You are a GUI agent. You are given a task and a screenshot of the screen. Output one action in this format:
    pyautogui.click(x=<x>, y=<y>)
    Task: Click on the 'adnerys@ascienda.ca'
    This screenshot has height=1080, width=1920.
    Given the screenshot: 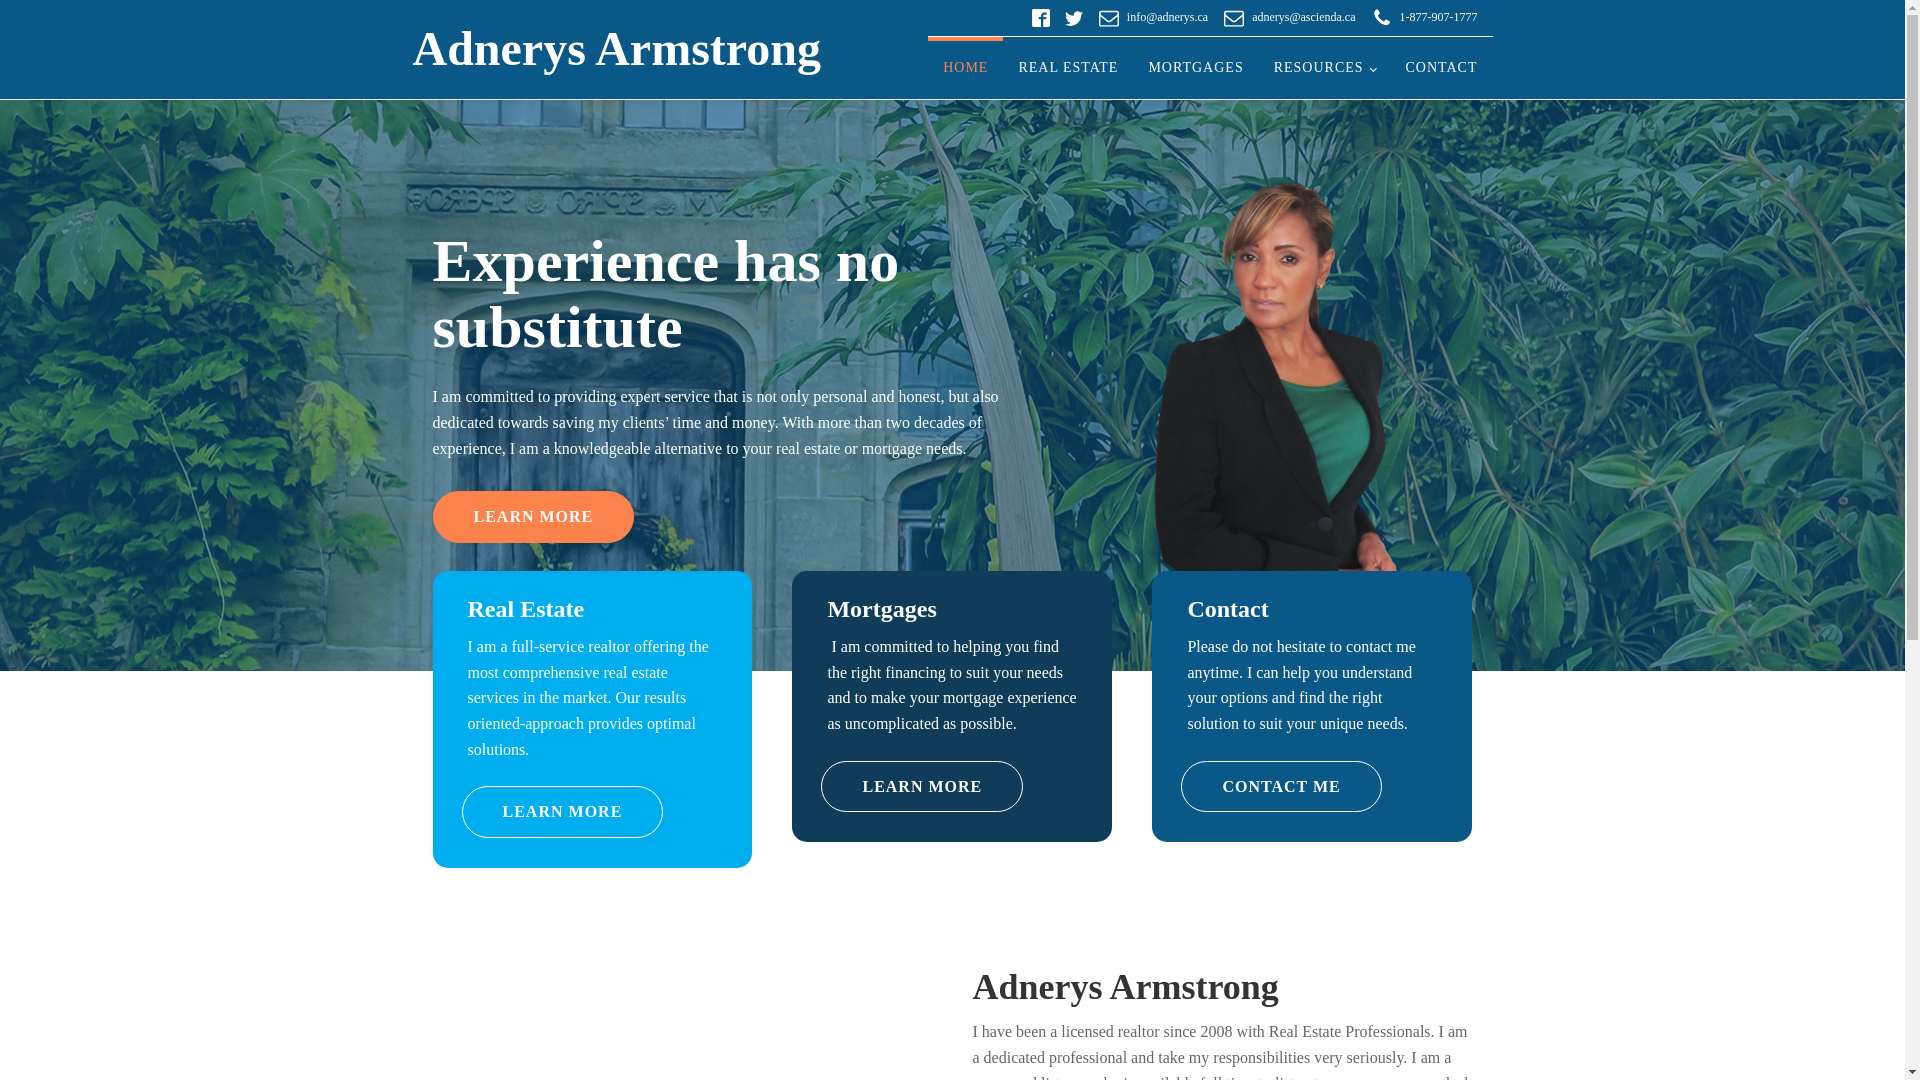 What is the action you would take?
    pyautogui.click(x=1303, y=17)
    